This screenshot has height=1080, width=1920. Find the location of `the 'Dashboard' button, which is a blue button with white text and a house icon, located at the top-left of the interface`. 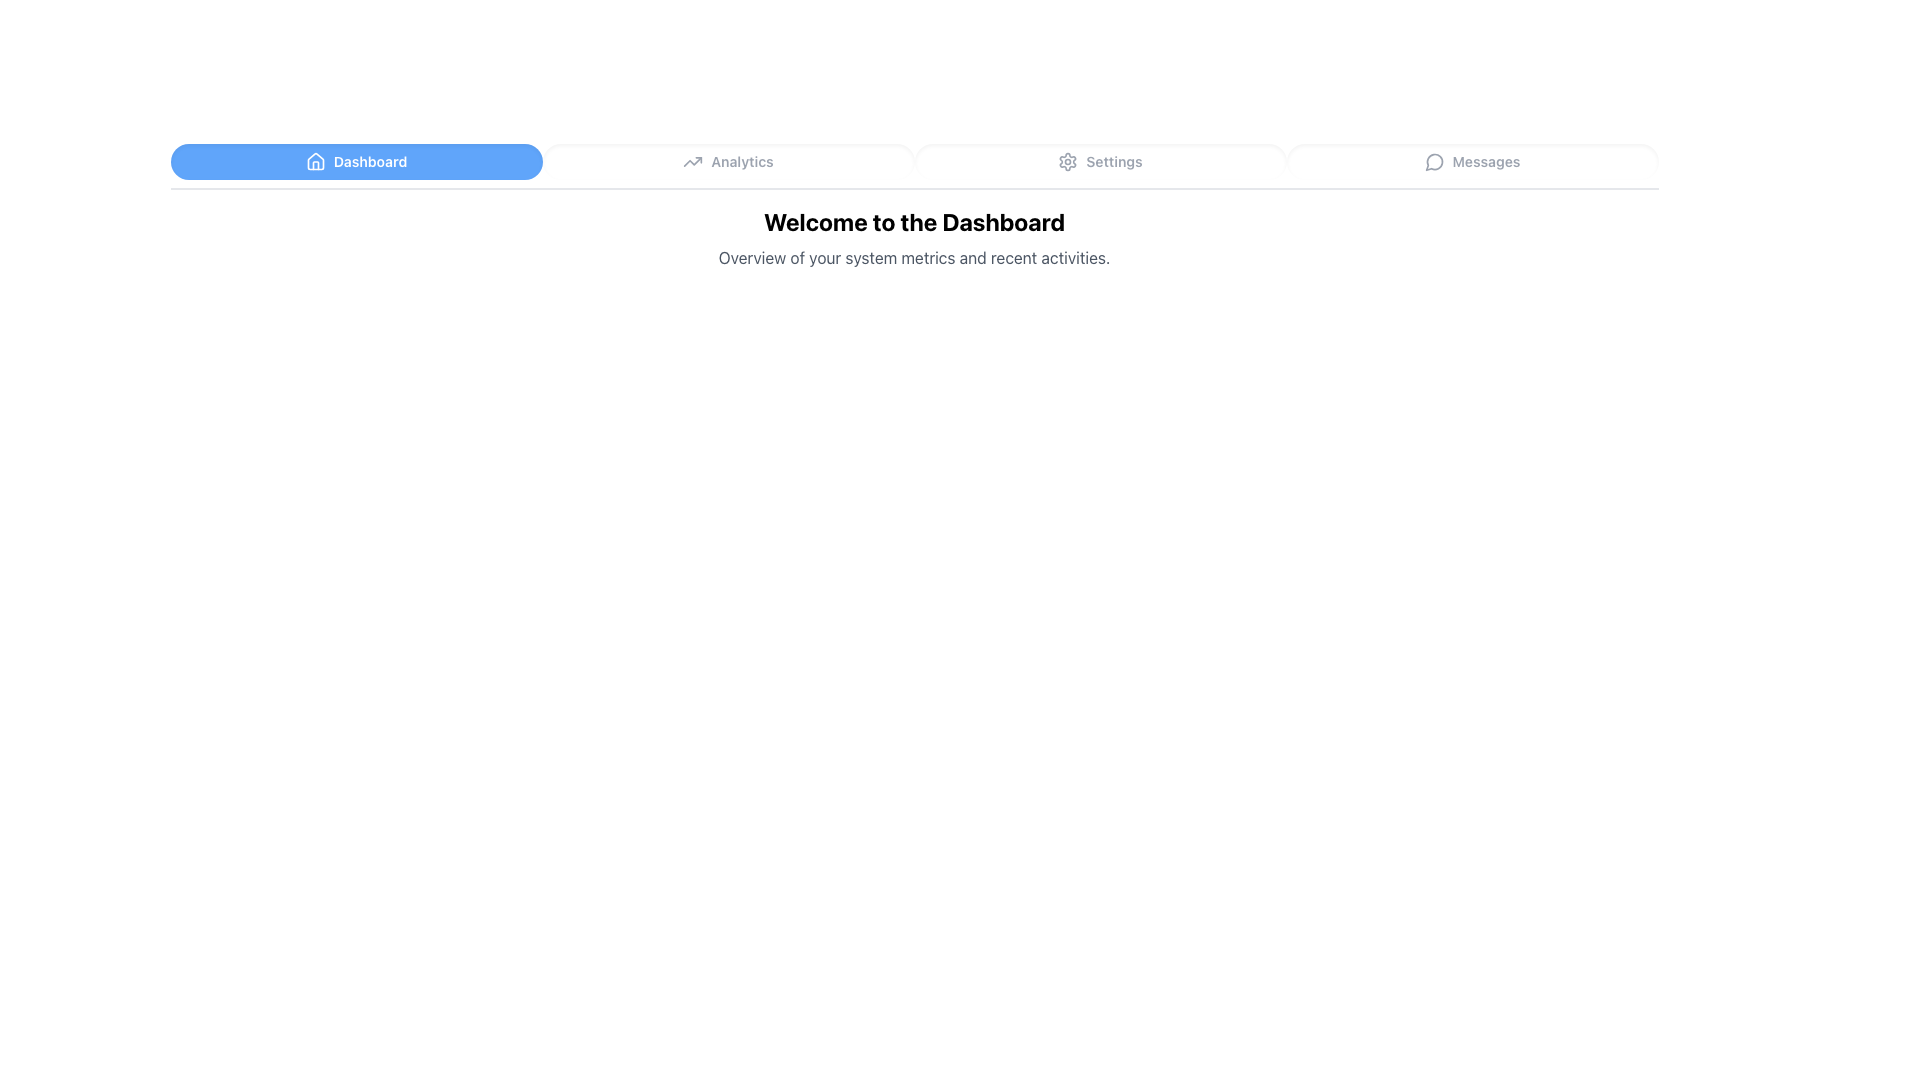

the 'Dashboard' button, which is a blue button with white text and a house icon, located at the top-left of the interface is located at coordinates (356, 161).